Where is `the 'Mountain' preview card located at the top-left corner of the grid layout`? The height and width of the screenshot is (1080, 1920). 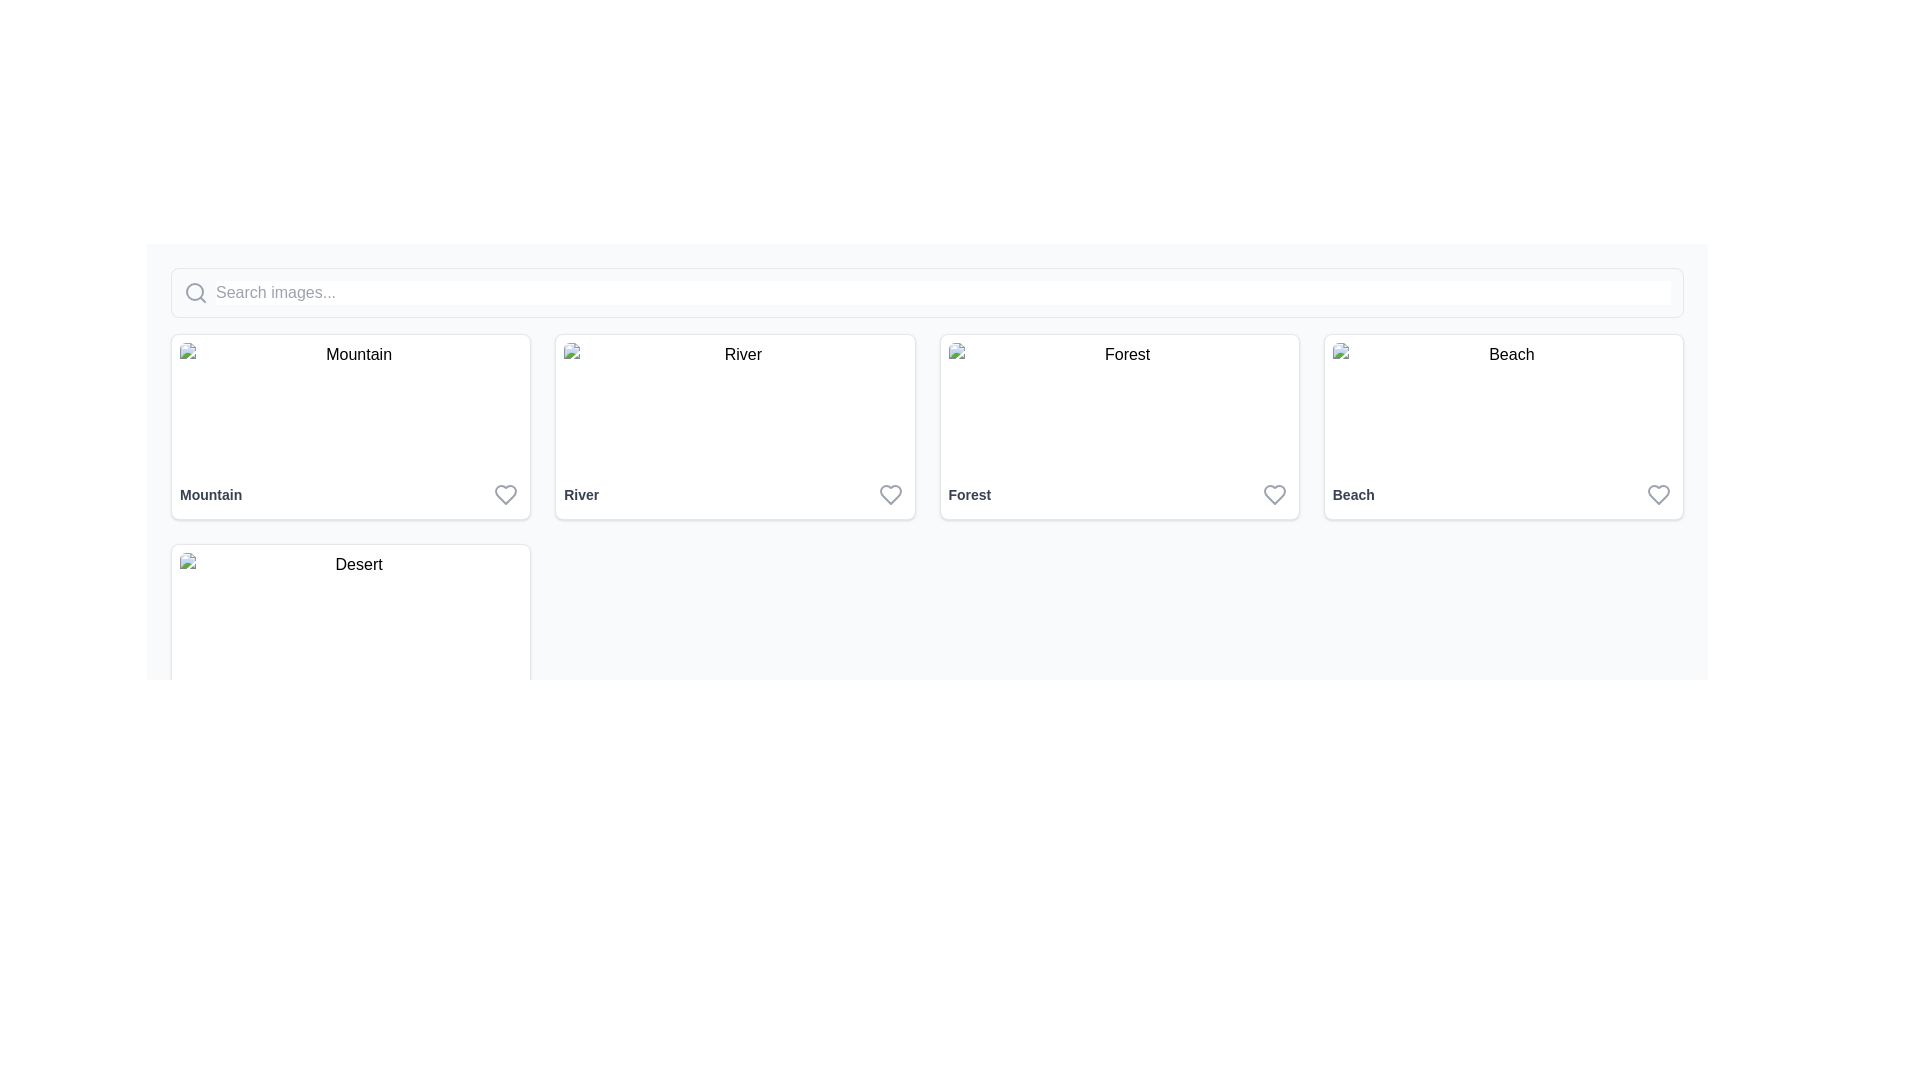
the 'Mountain' preview card located at the top-left corner of the grid layout is located at coordinates (351, 426).